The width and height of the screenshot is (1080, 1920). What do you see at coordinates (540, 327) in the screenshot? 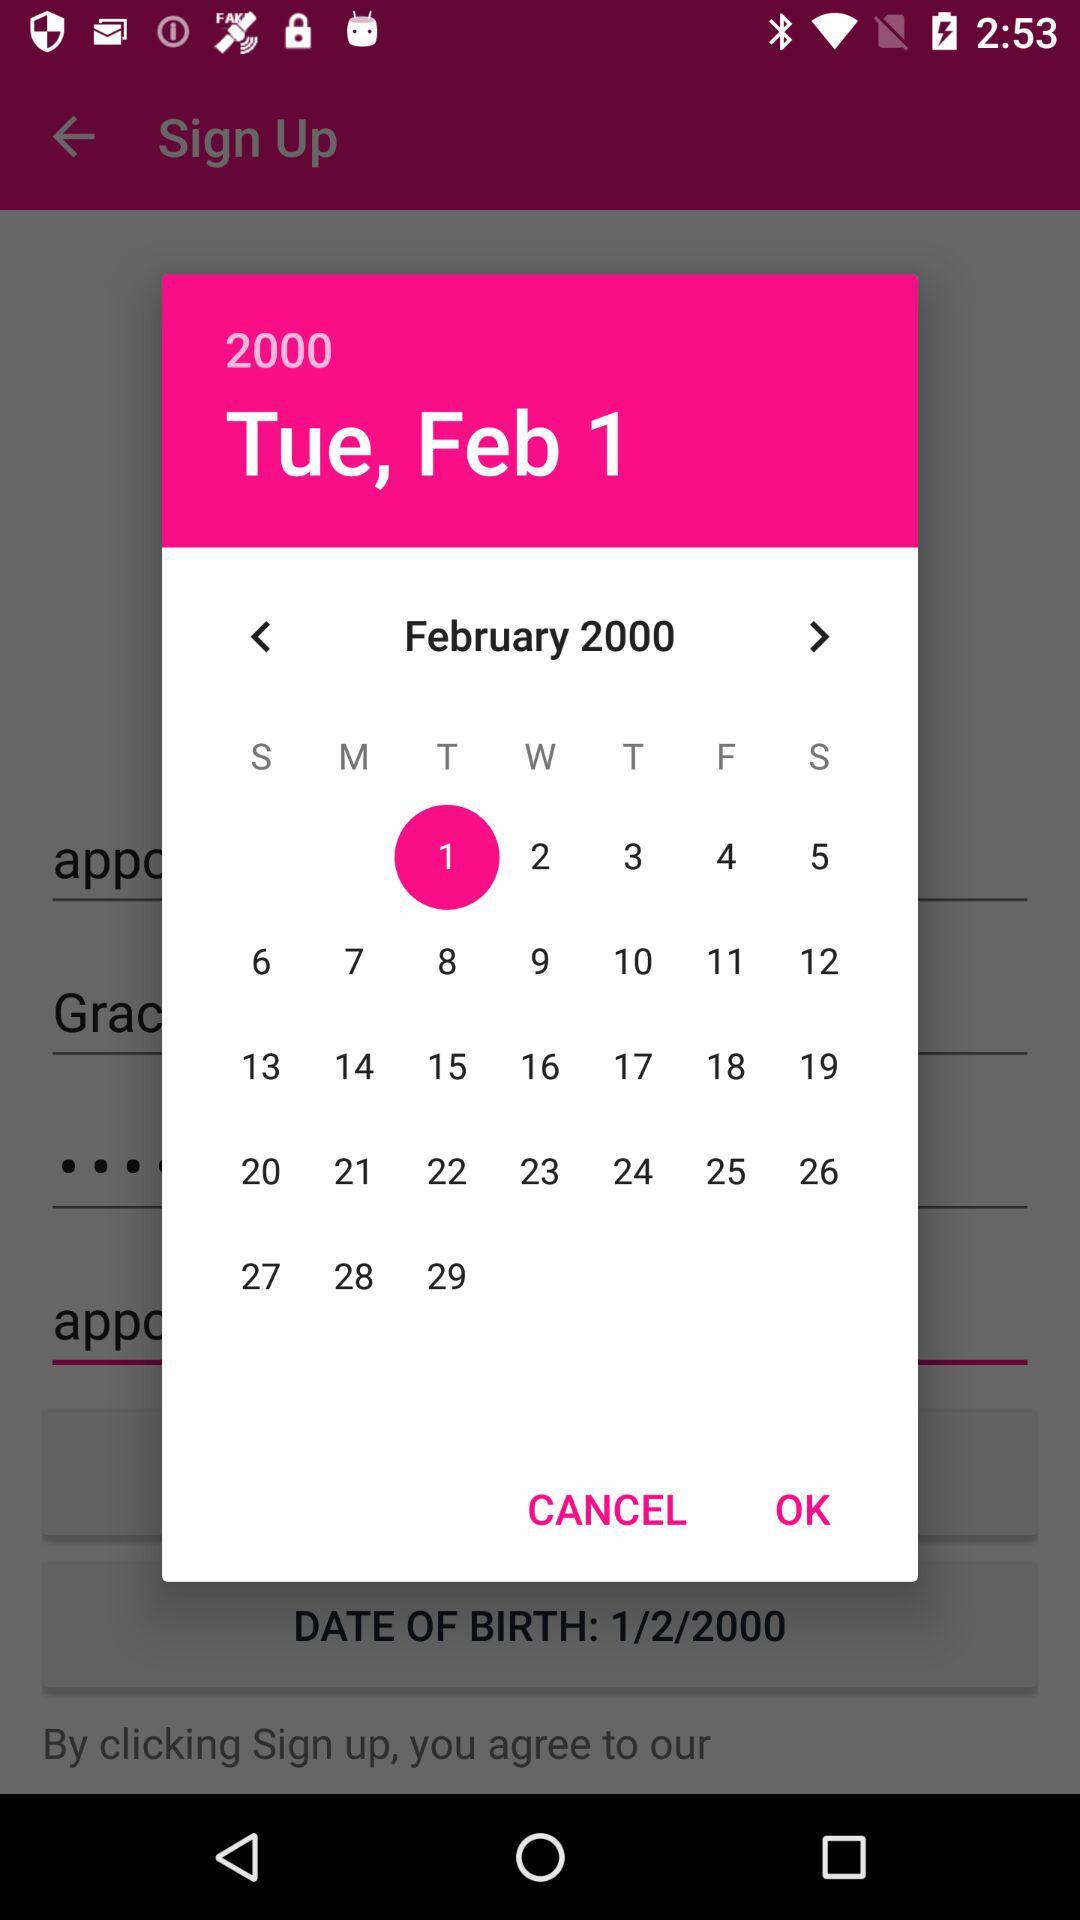
I see `the 2000 icon` at bounding box center [540, 327].